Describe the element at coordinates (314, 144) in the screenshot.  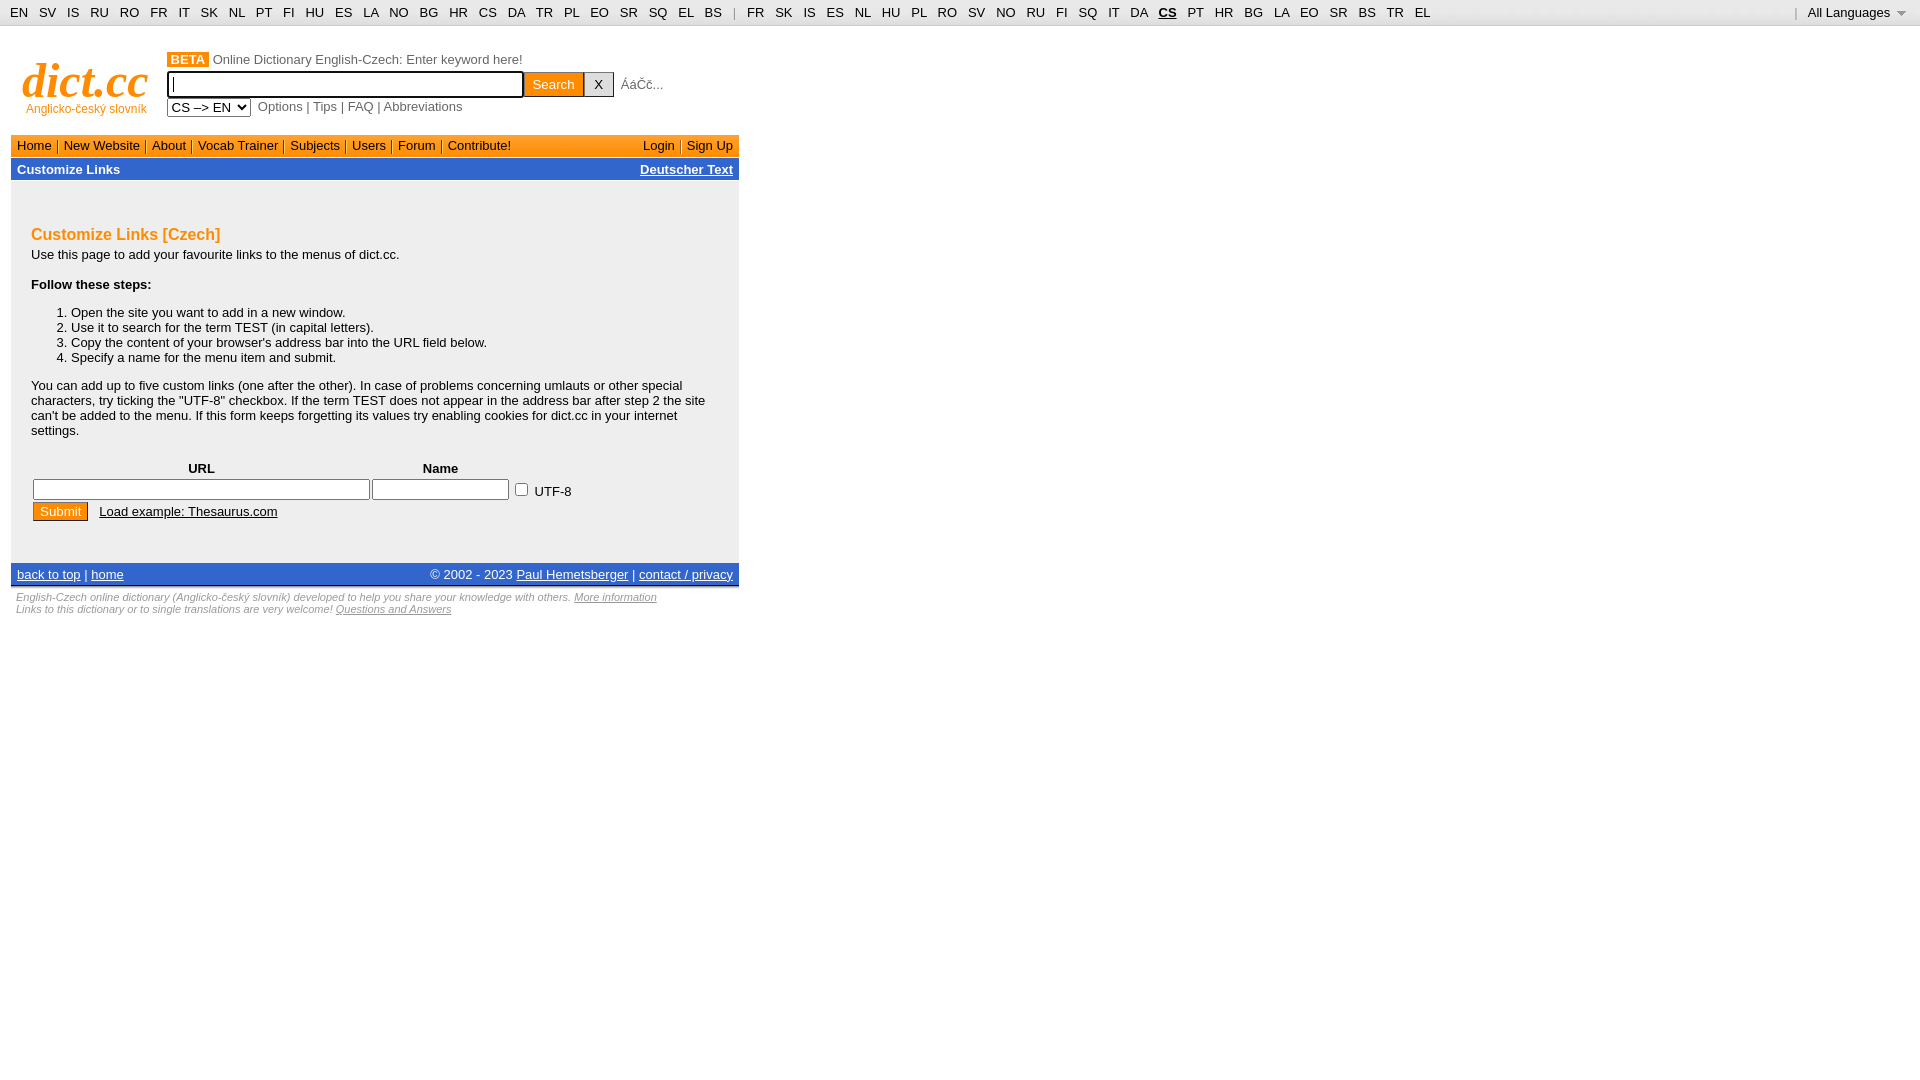
I see `'Subjects'` at that location.